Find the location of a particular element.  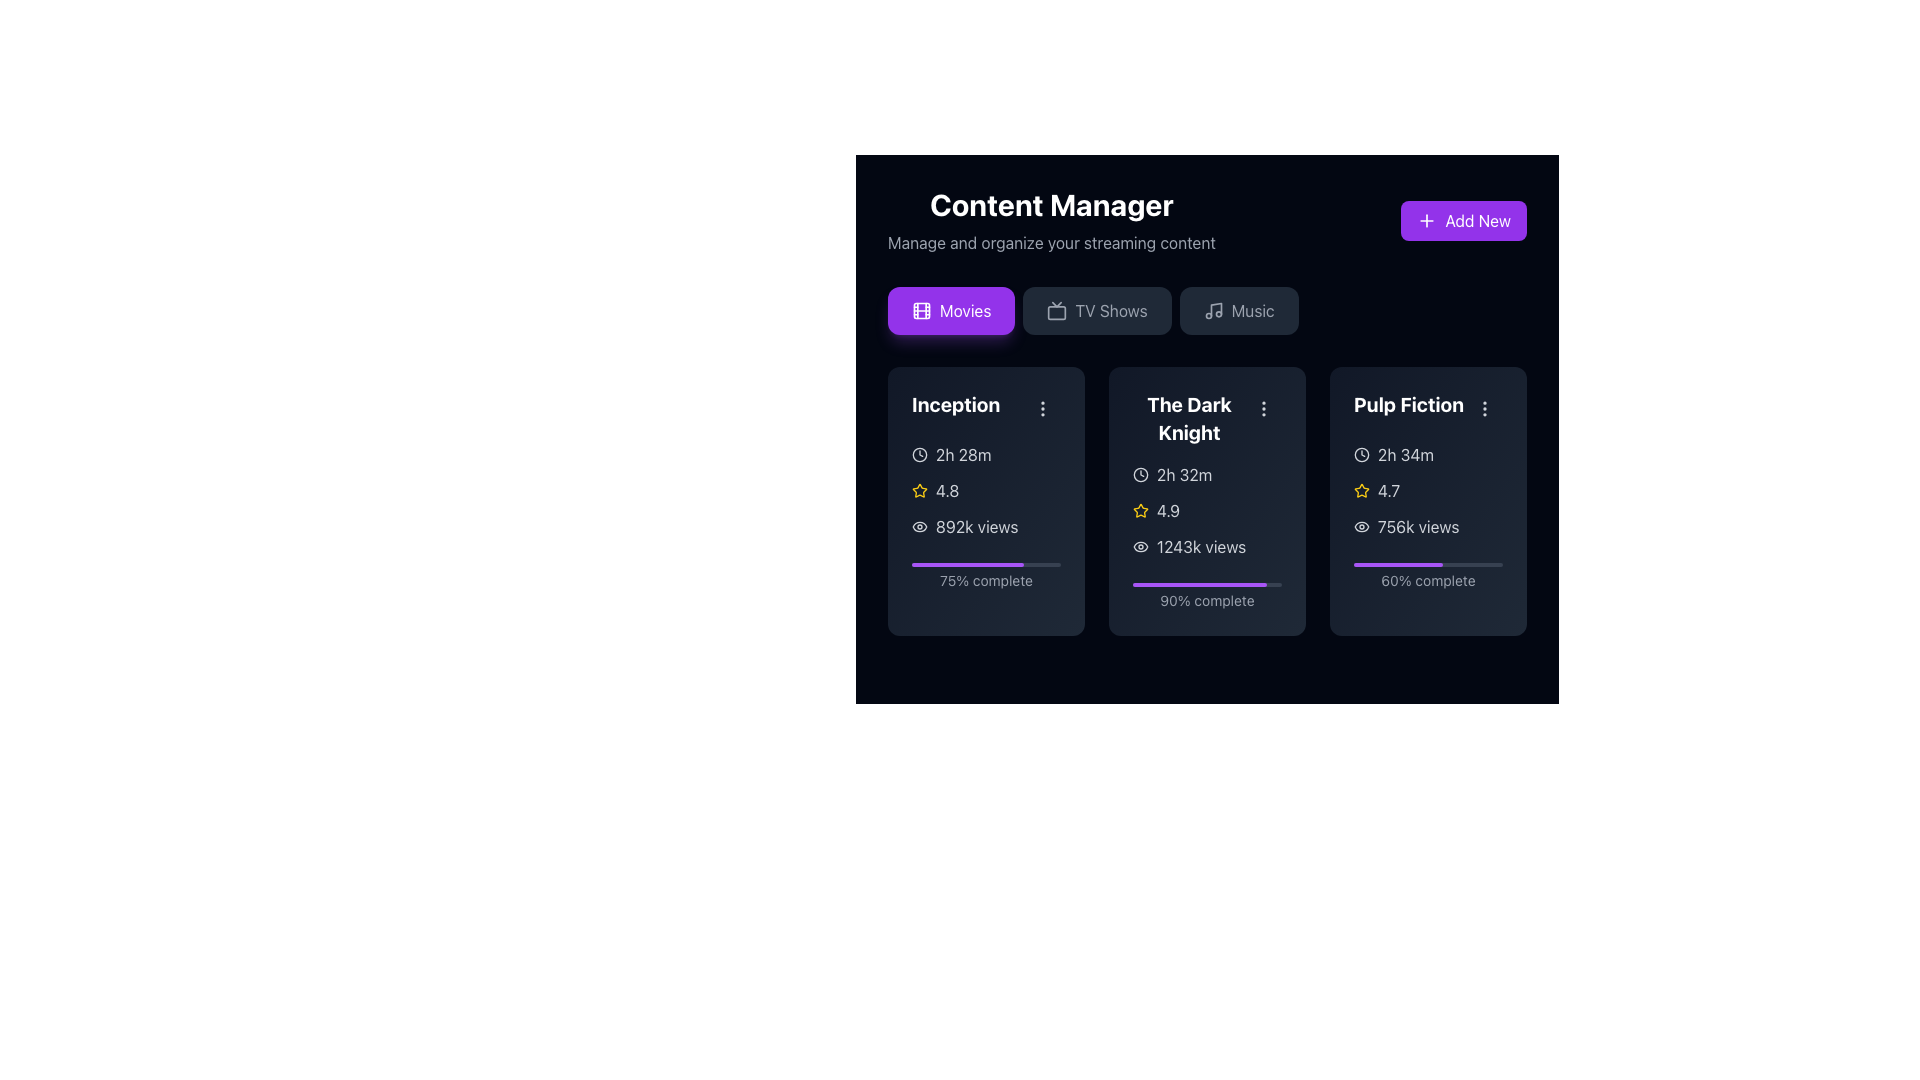

text element that displays the duration of the movie 'Inception', which is positioned to the right of a clock icon in the top-left area of the movie card is located at coordinates (963, 455).